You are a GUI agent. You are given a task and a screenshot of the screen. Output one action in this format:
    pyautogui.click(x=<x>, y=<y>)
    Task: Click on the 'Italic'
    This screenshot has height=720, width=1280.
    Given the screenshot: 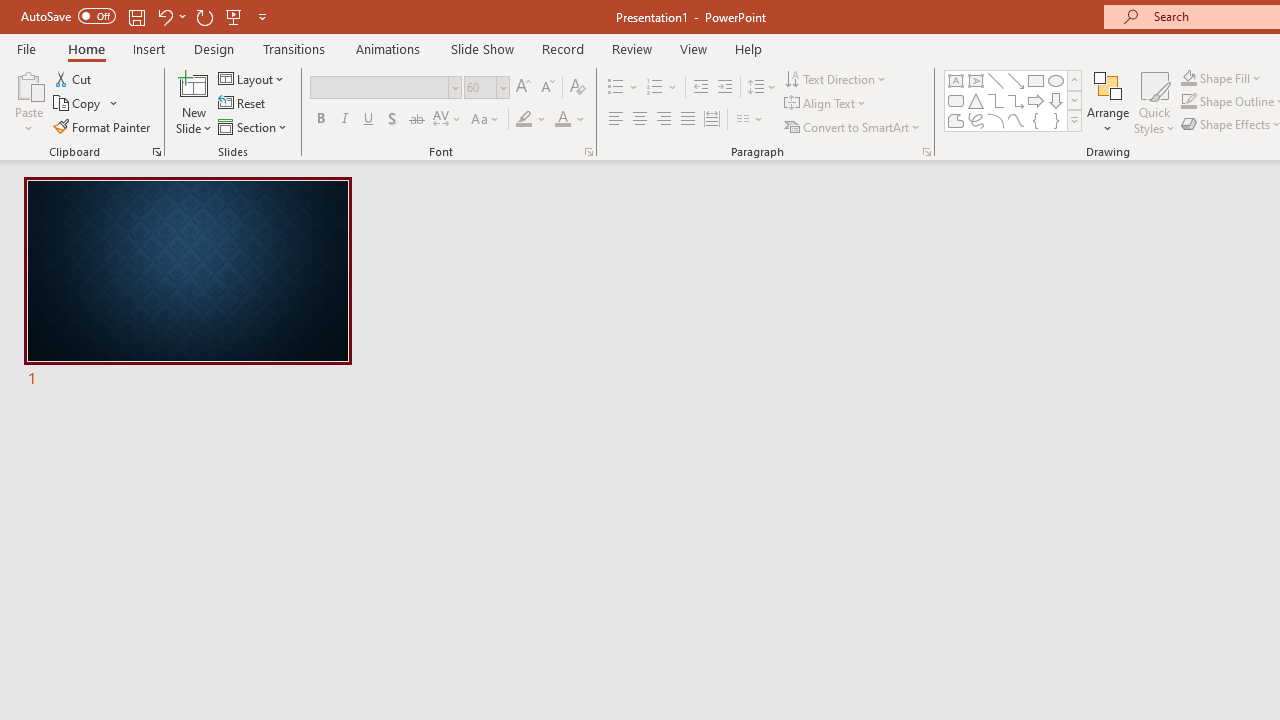 What is the action you would take?
    pyautogui.click(x=344, y=119)
    